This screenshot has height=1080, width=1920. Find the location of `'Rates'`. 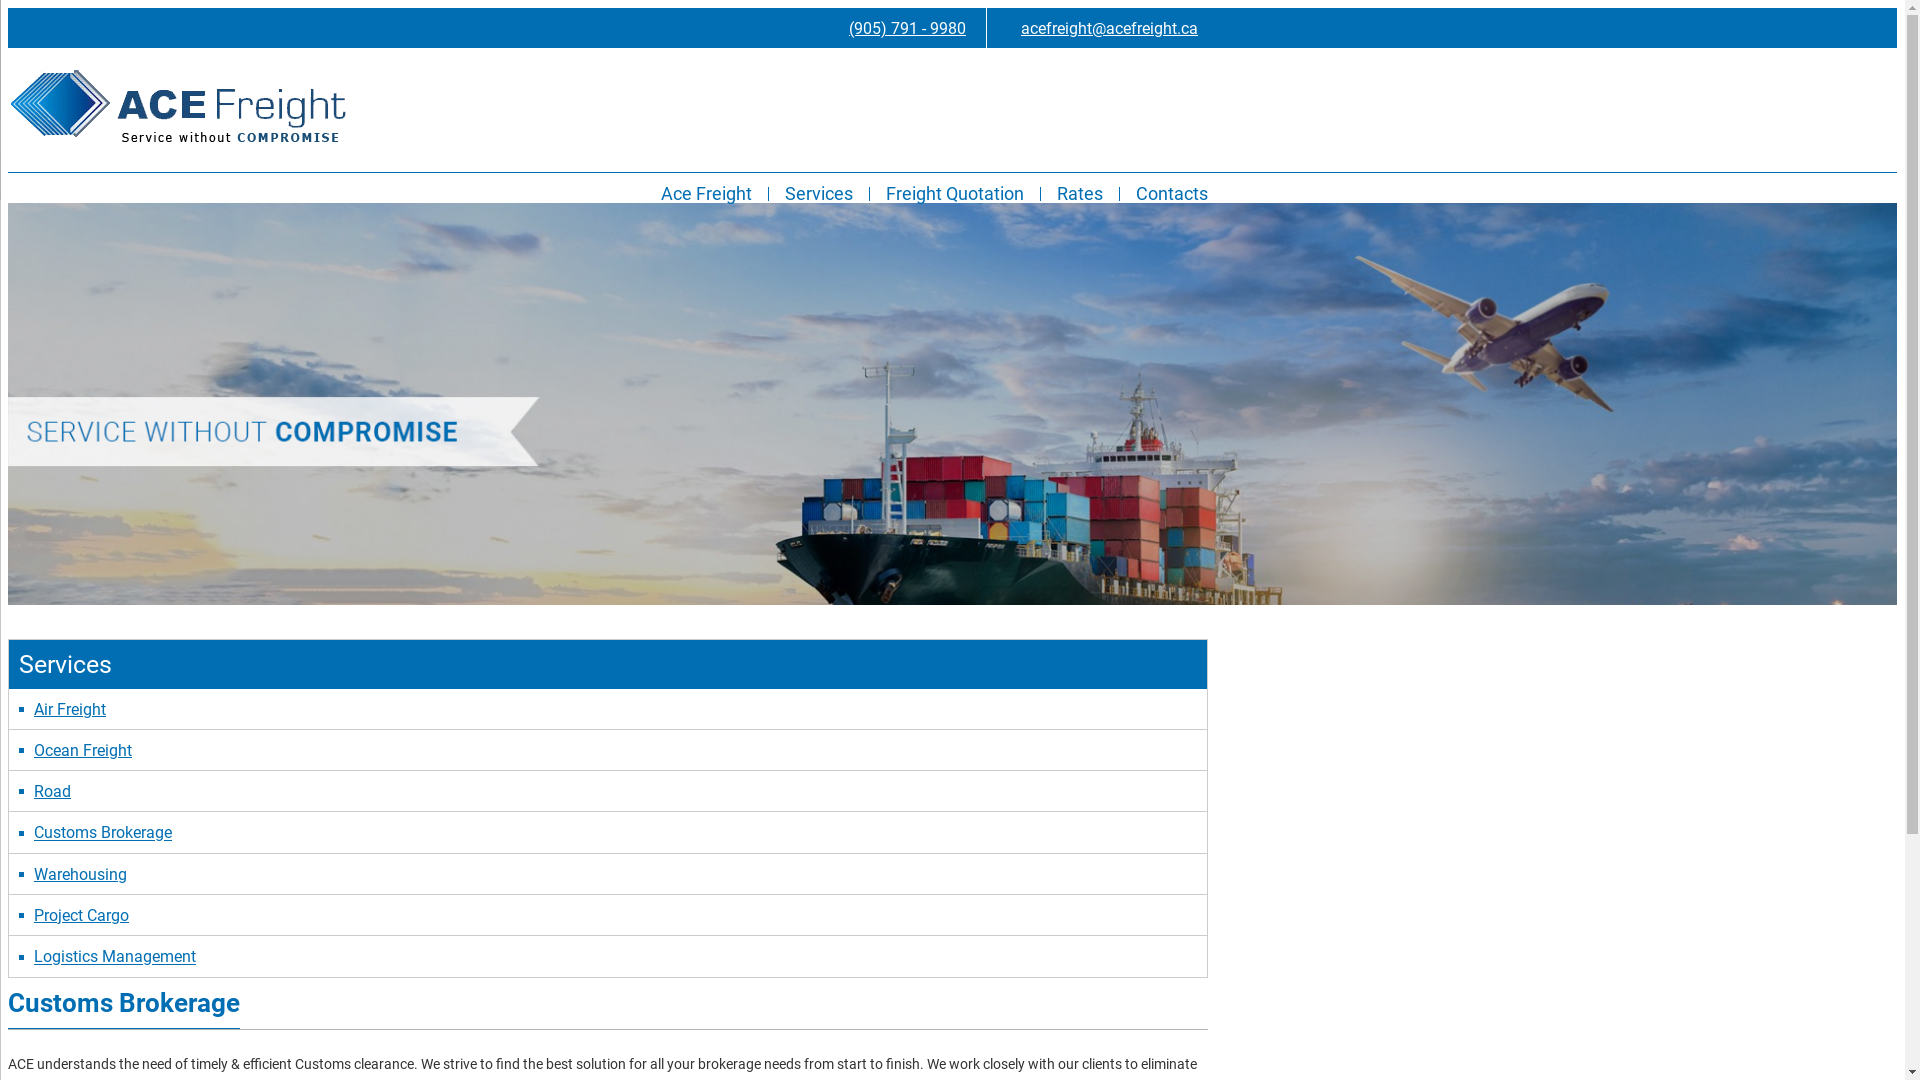

'Rates' is located at coordinates (1079, 193).